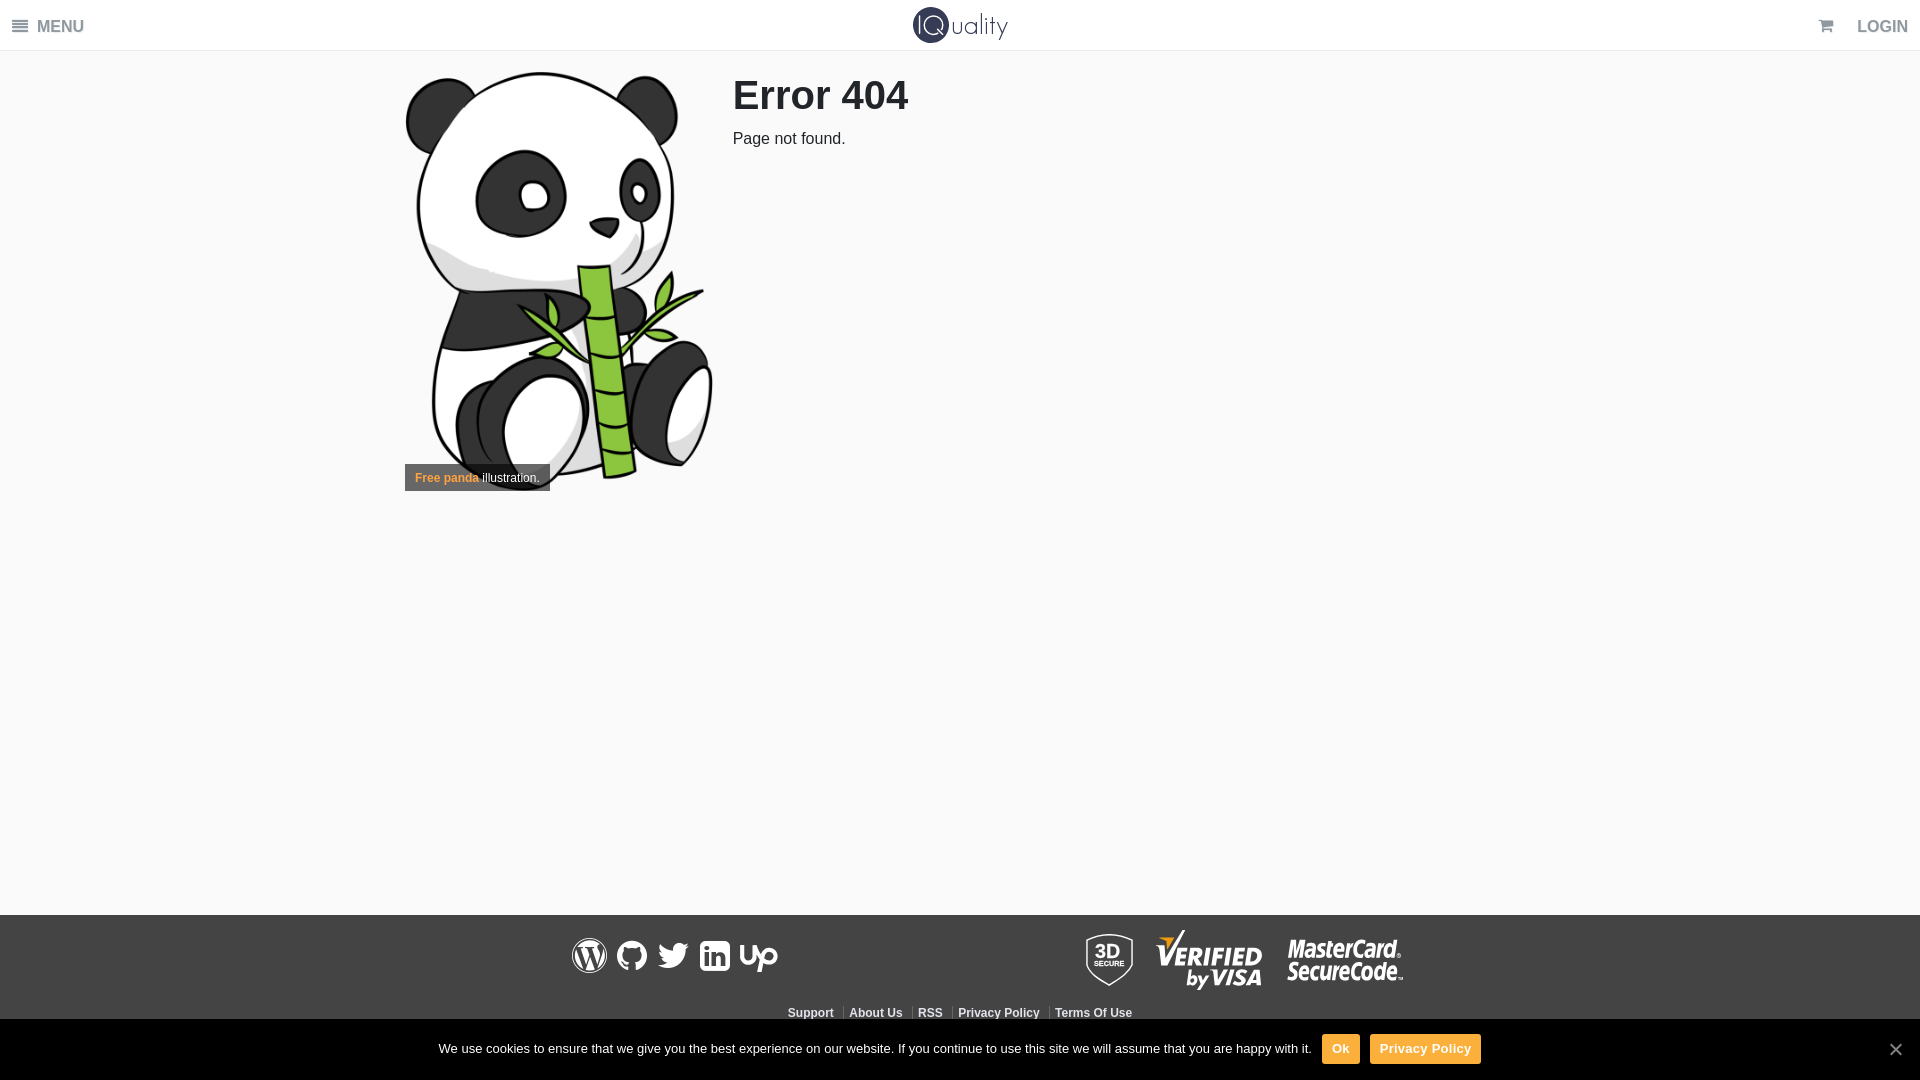 The width and height of the screenshot is (1920, 1080). Describe the element at coordinates (757, 955) in the screenshot. I see `'Follow us on UpWork'` at that location.